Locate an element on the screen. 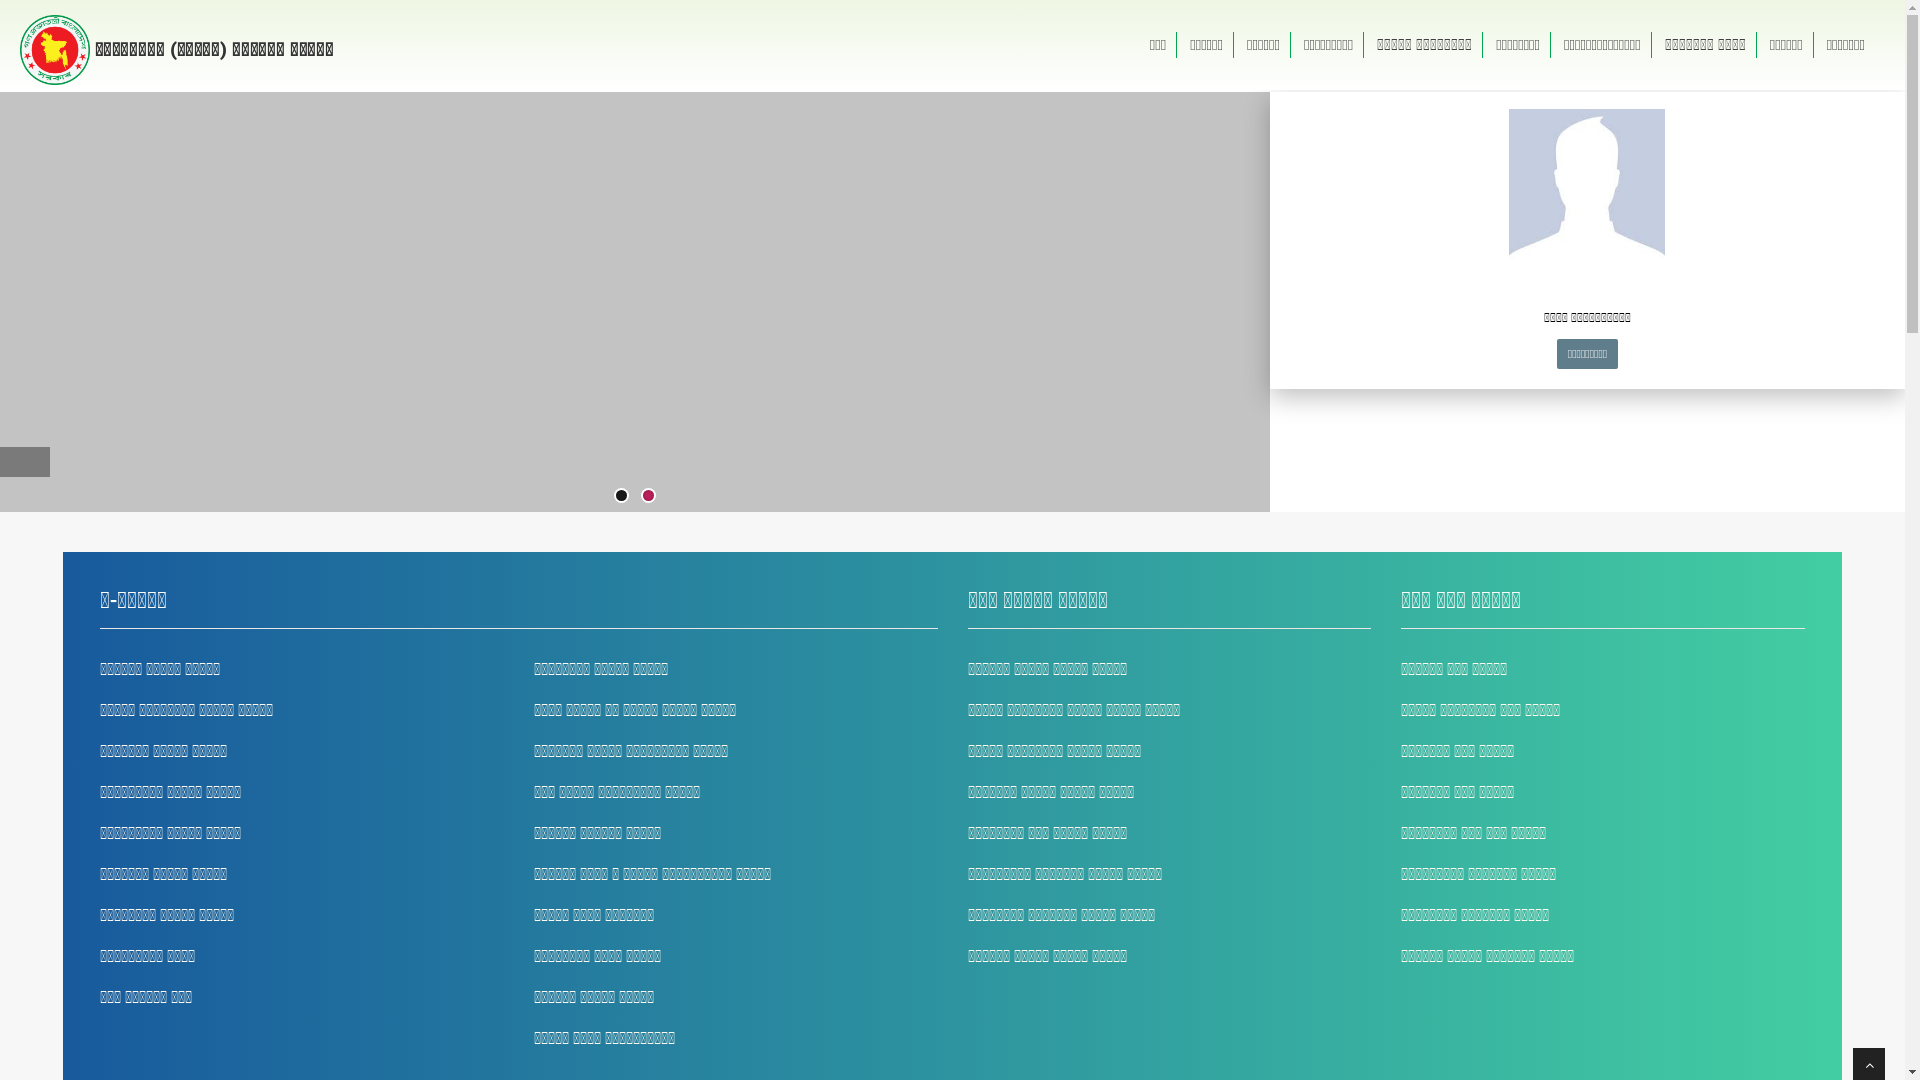  '2' is located at coordinates (643, 495).